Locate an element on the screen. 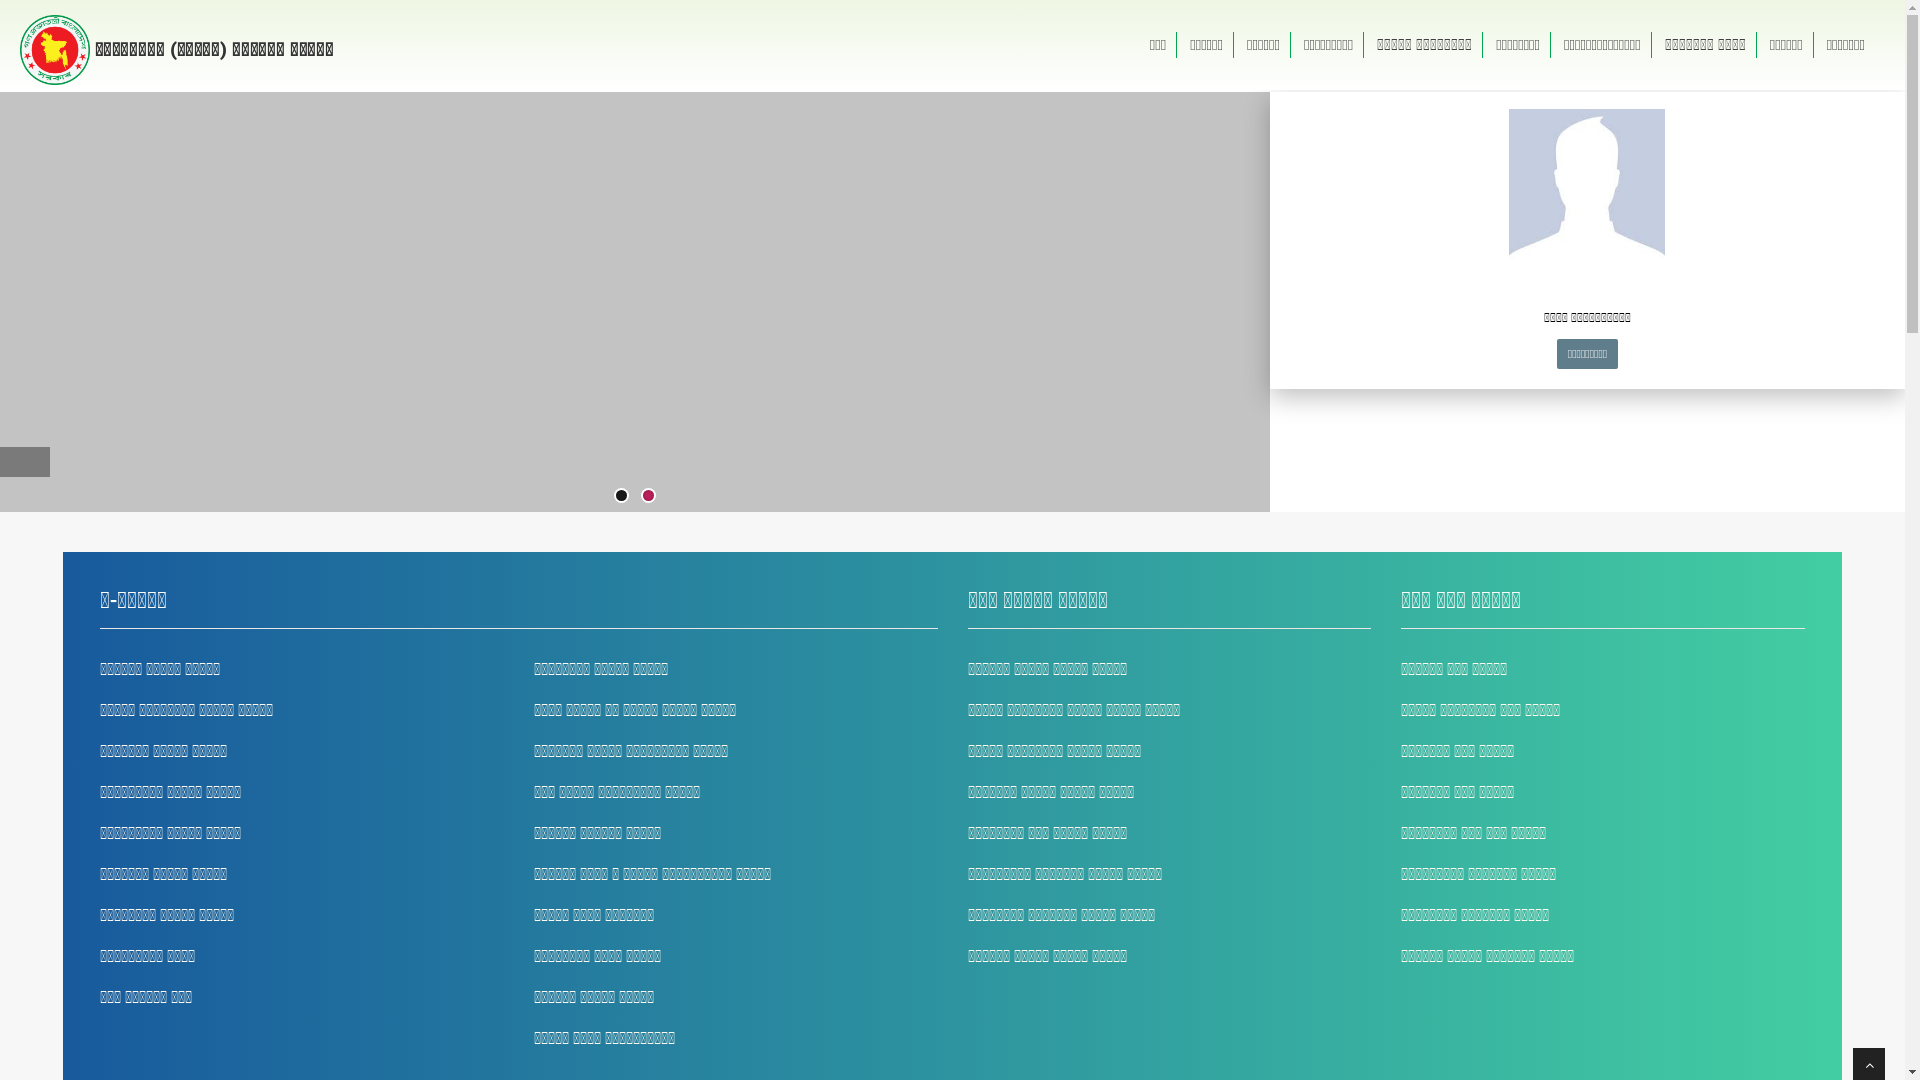  '2' is located at coordinates (643, 495).